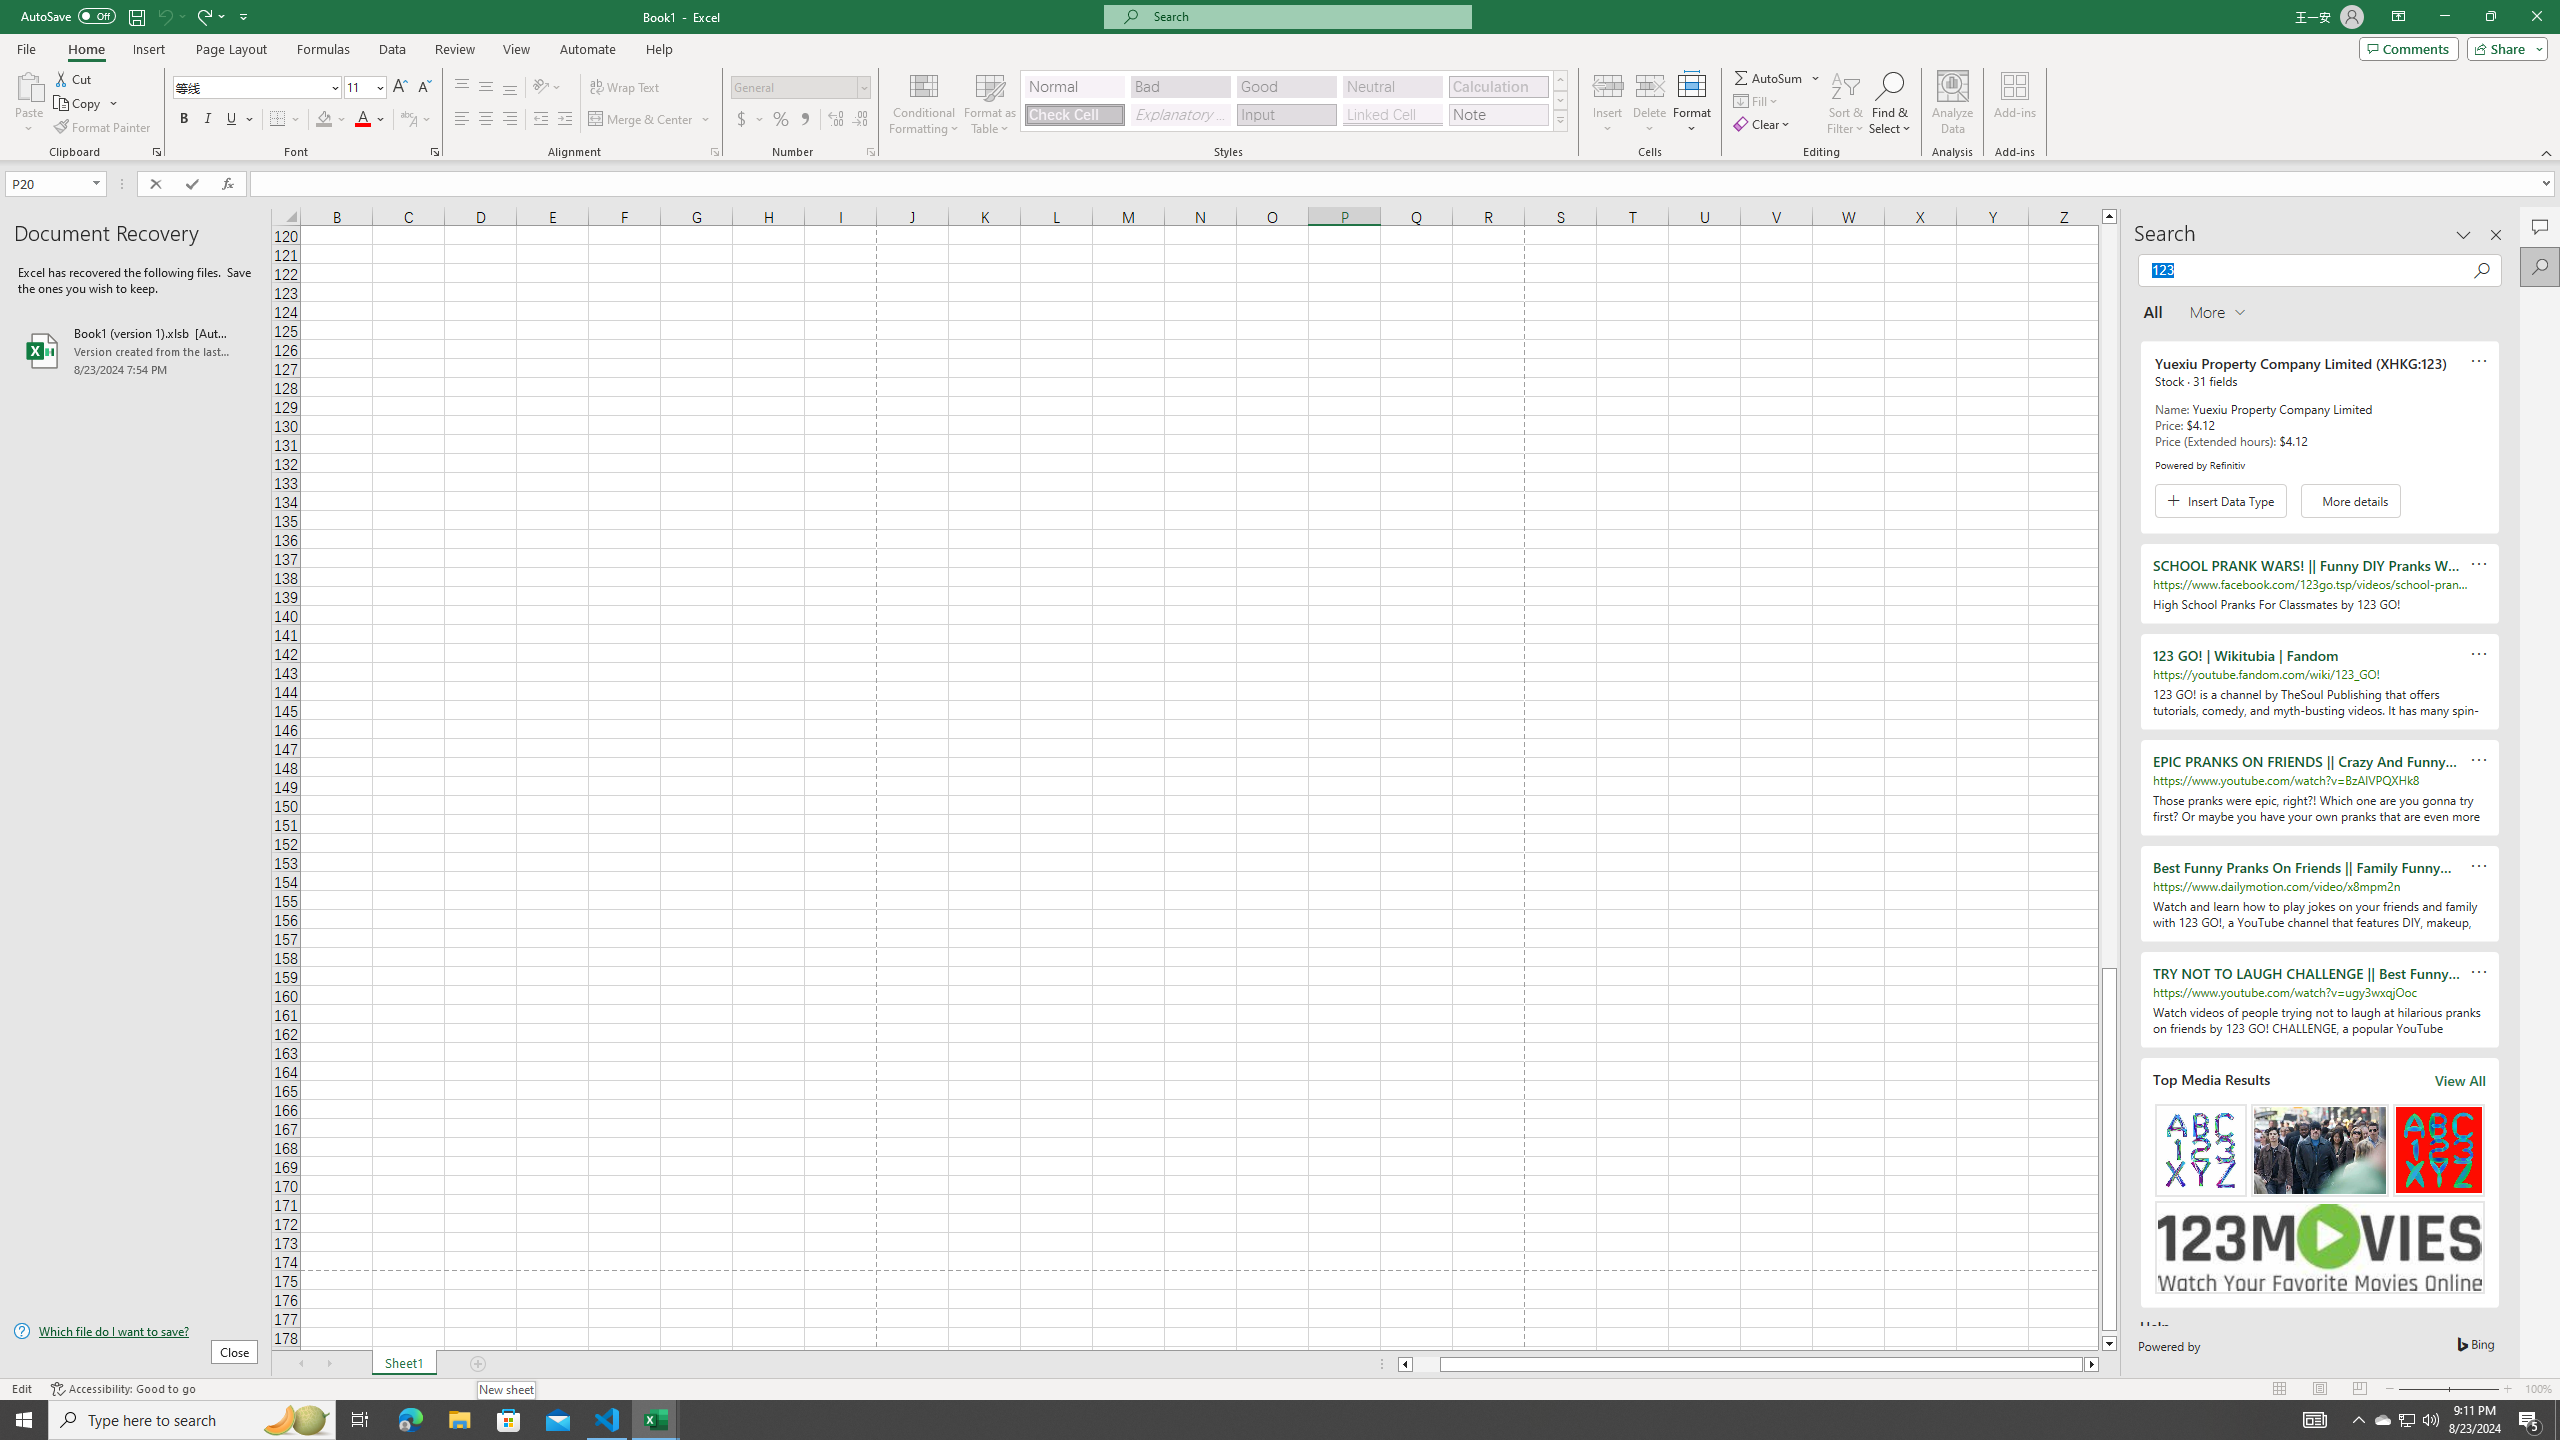 Image resolution: width=2560 pixels, height=1440 pixels. What do you see at coordinates (1844, 103) in the screenshot?
I see `'Sort & Filter'` at bounding box center [1844, 103].